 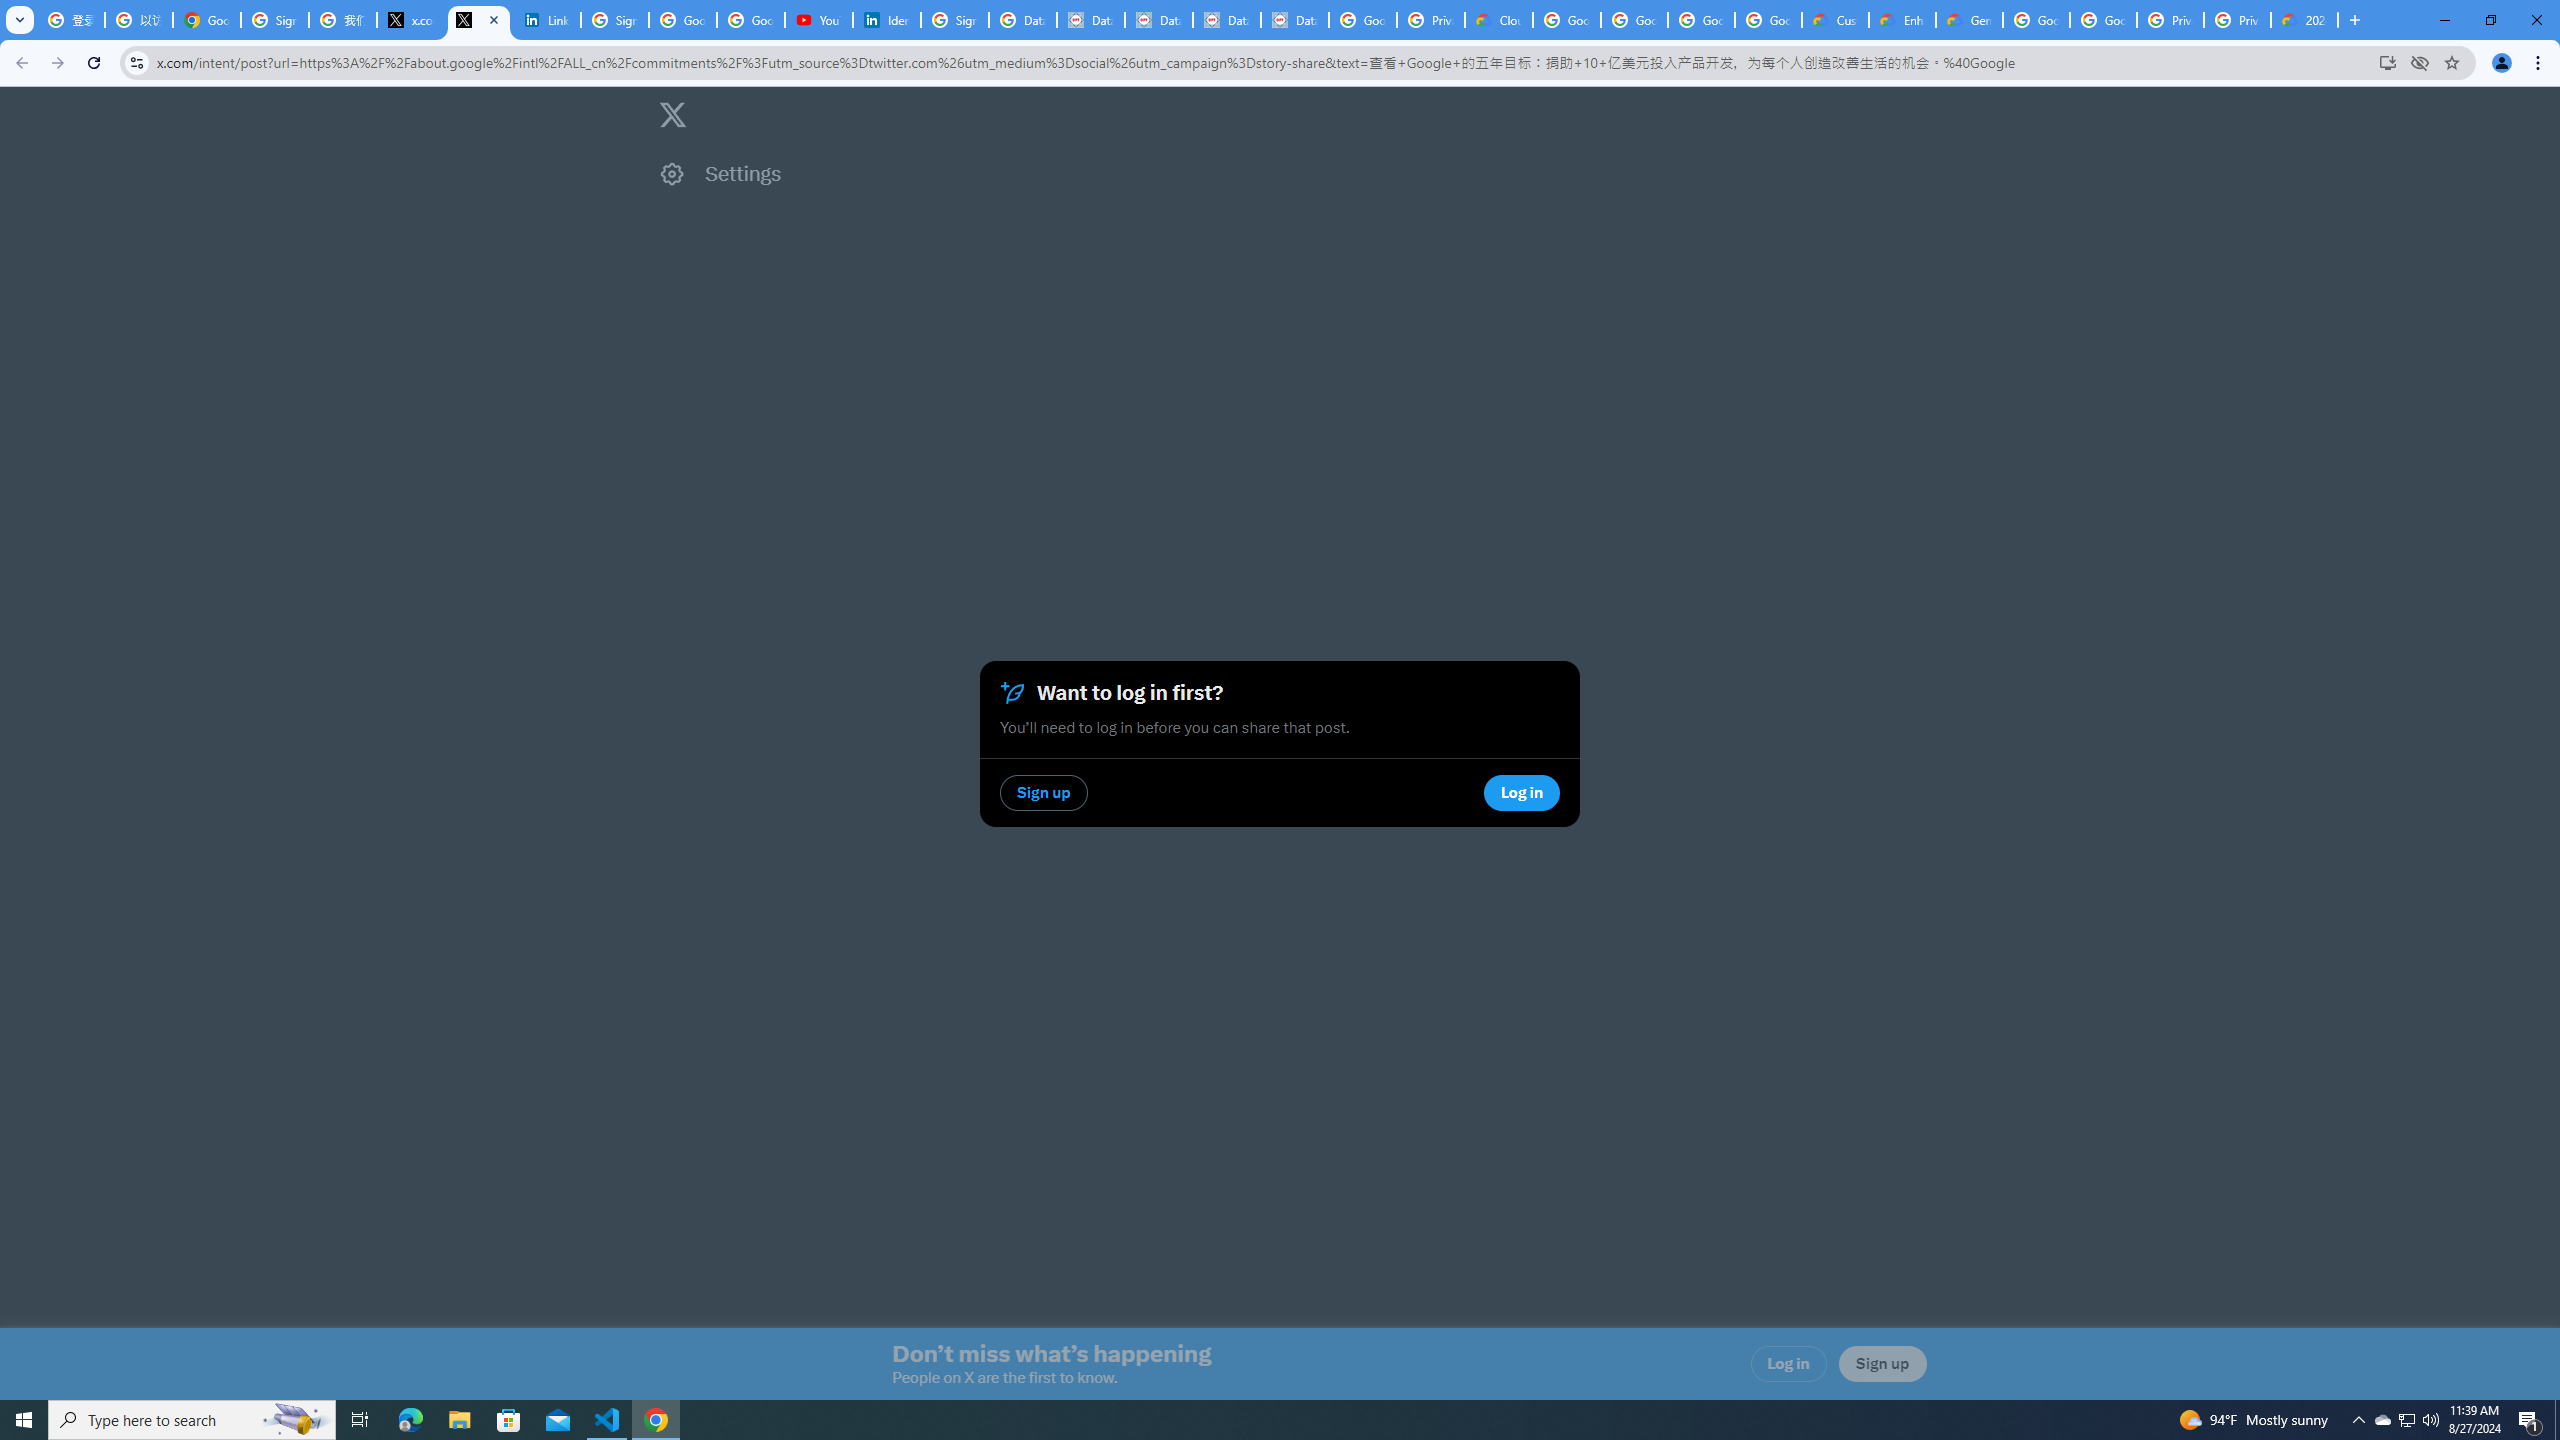 I want to click on 'Google Workspace - Specific Terms', so click(x=1700, y=19).